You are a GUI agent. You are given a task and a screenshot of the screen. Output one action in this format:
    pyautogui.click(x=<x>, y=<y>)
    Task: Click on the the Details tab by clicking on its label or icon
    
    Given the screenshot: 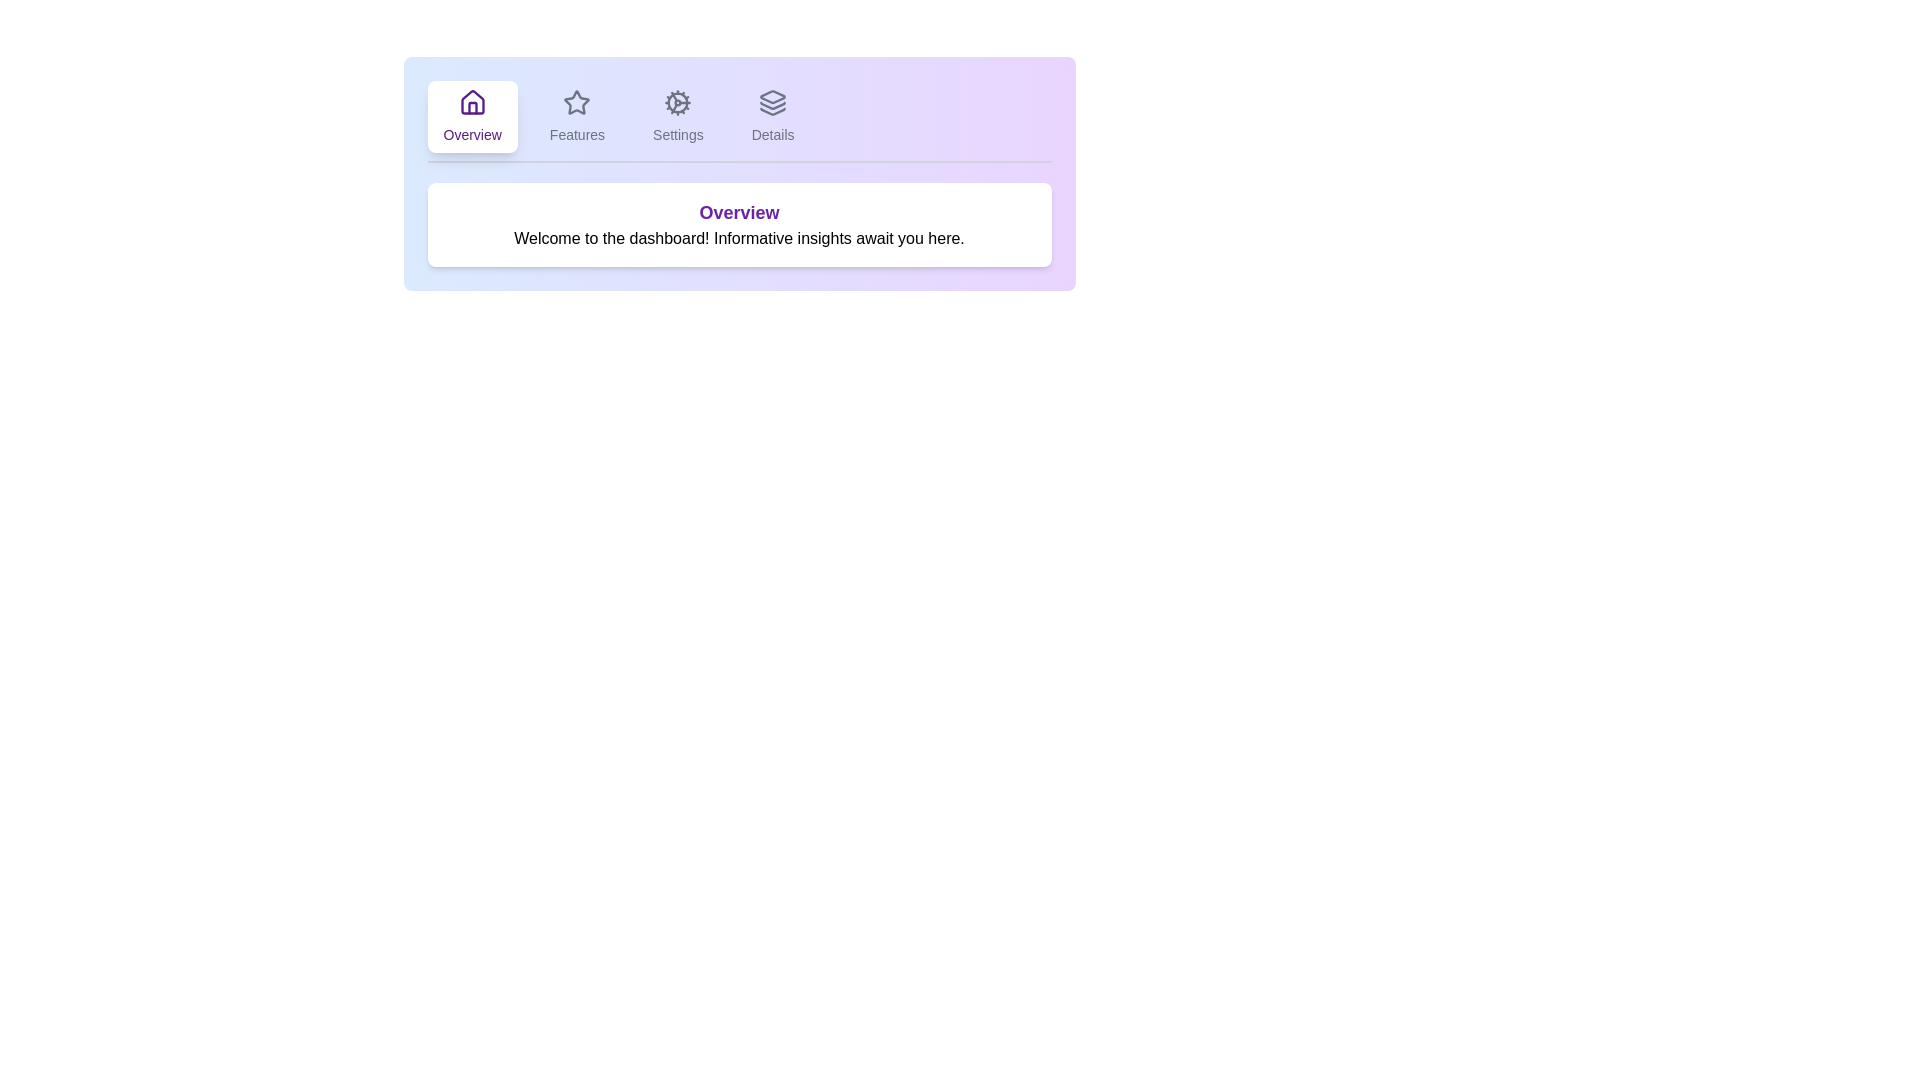 What is the action you would take?
    pyautogui.click(x=771, y=116)
    